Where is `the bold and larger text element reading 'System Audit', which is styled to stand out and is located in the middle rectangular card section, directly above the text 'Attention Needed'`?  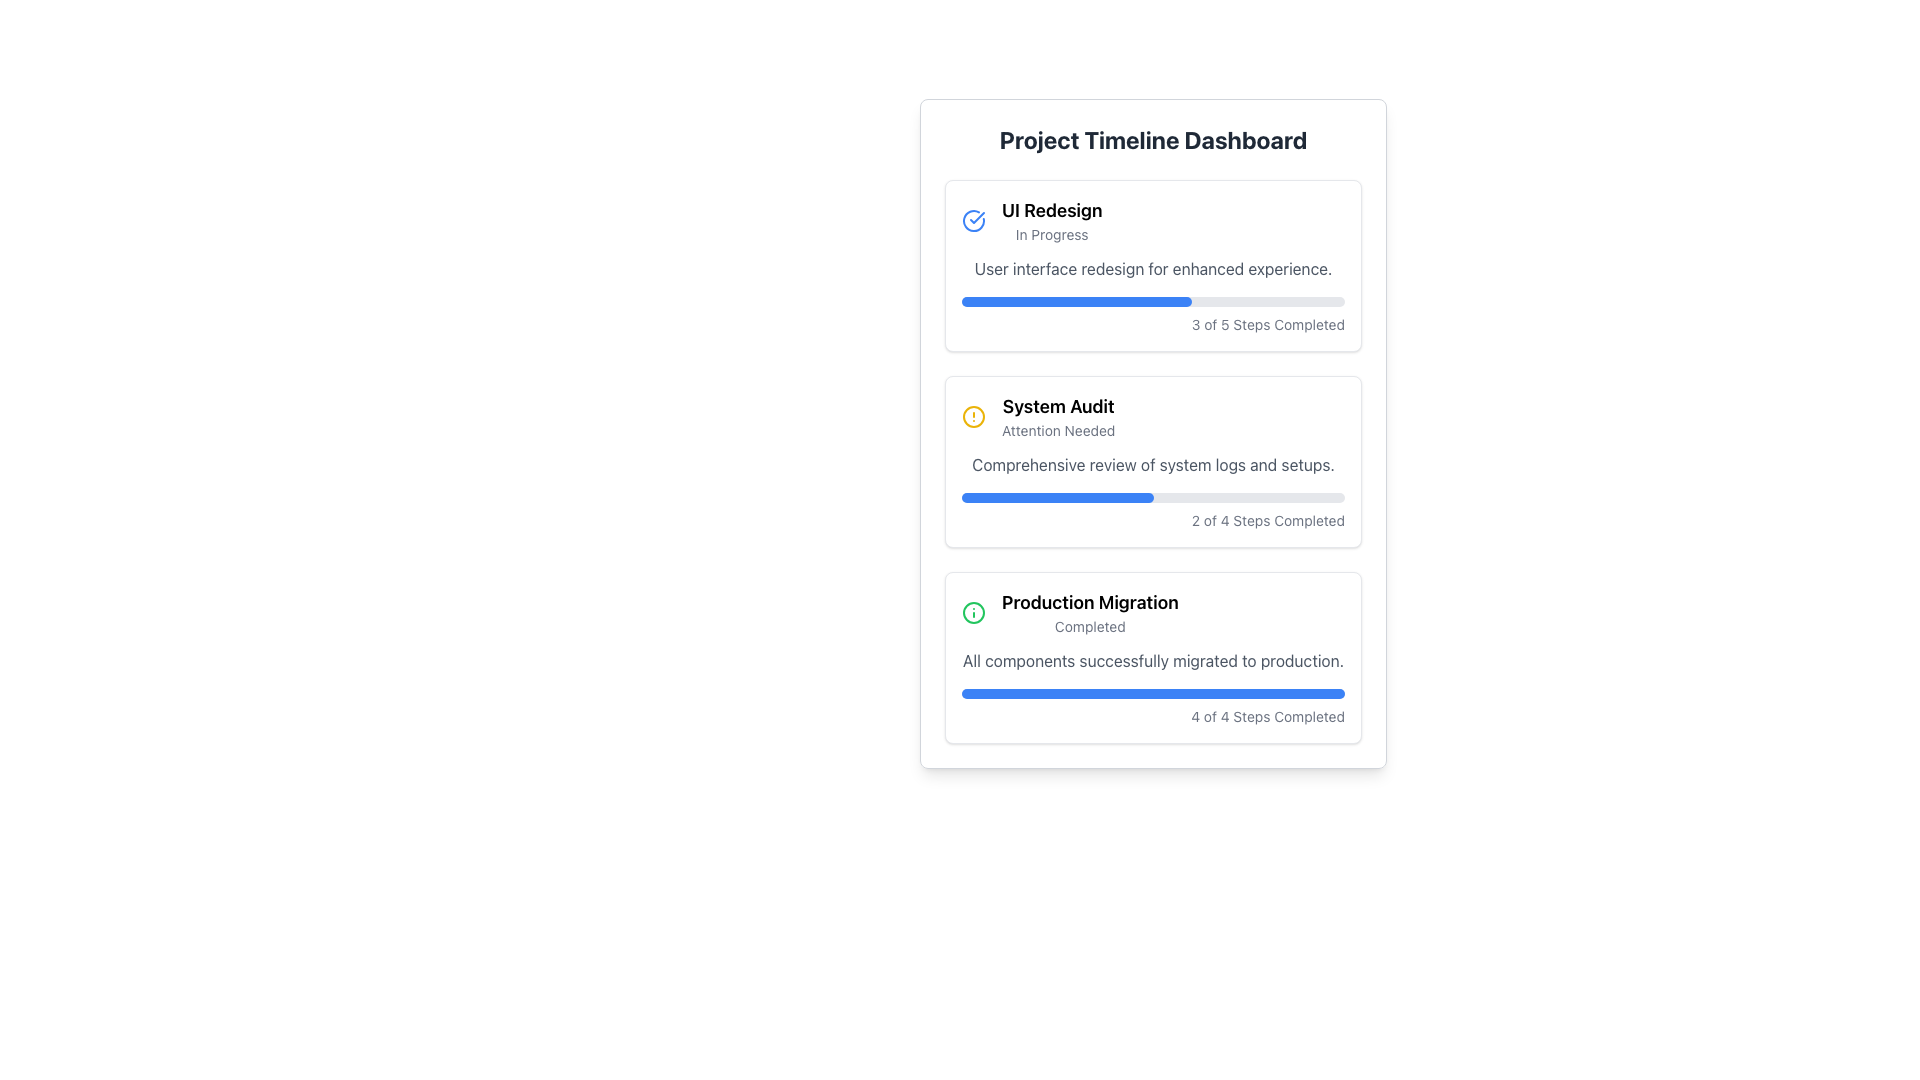 the bold and larger text element reading 'System Audit', which is styled to stand out and is located in the middle rectangular card section, directly above the text 'Attention Needed' is located at coordinates (1057, 406).